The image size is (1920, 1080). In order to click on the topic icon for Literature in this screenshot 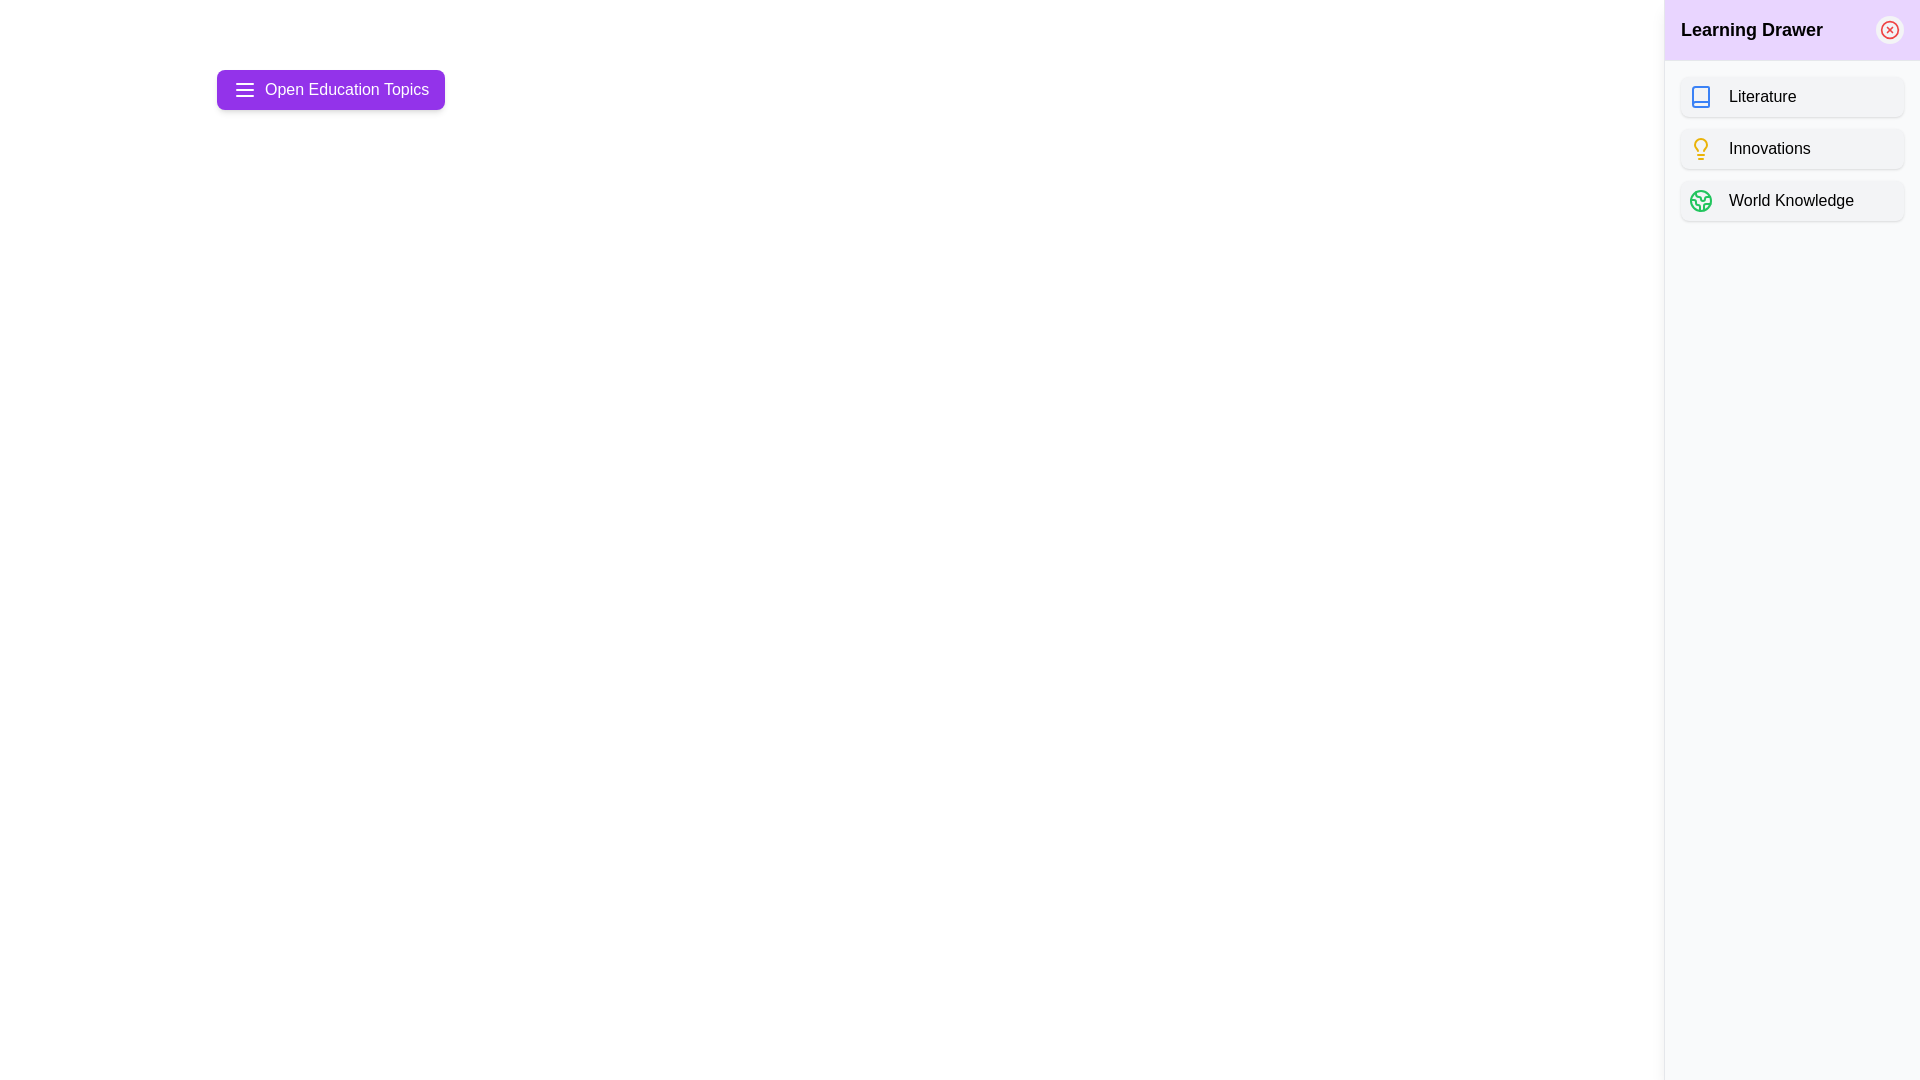, I will do `click(1699, 96)`.